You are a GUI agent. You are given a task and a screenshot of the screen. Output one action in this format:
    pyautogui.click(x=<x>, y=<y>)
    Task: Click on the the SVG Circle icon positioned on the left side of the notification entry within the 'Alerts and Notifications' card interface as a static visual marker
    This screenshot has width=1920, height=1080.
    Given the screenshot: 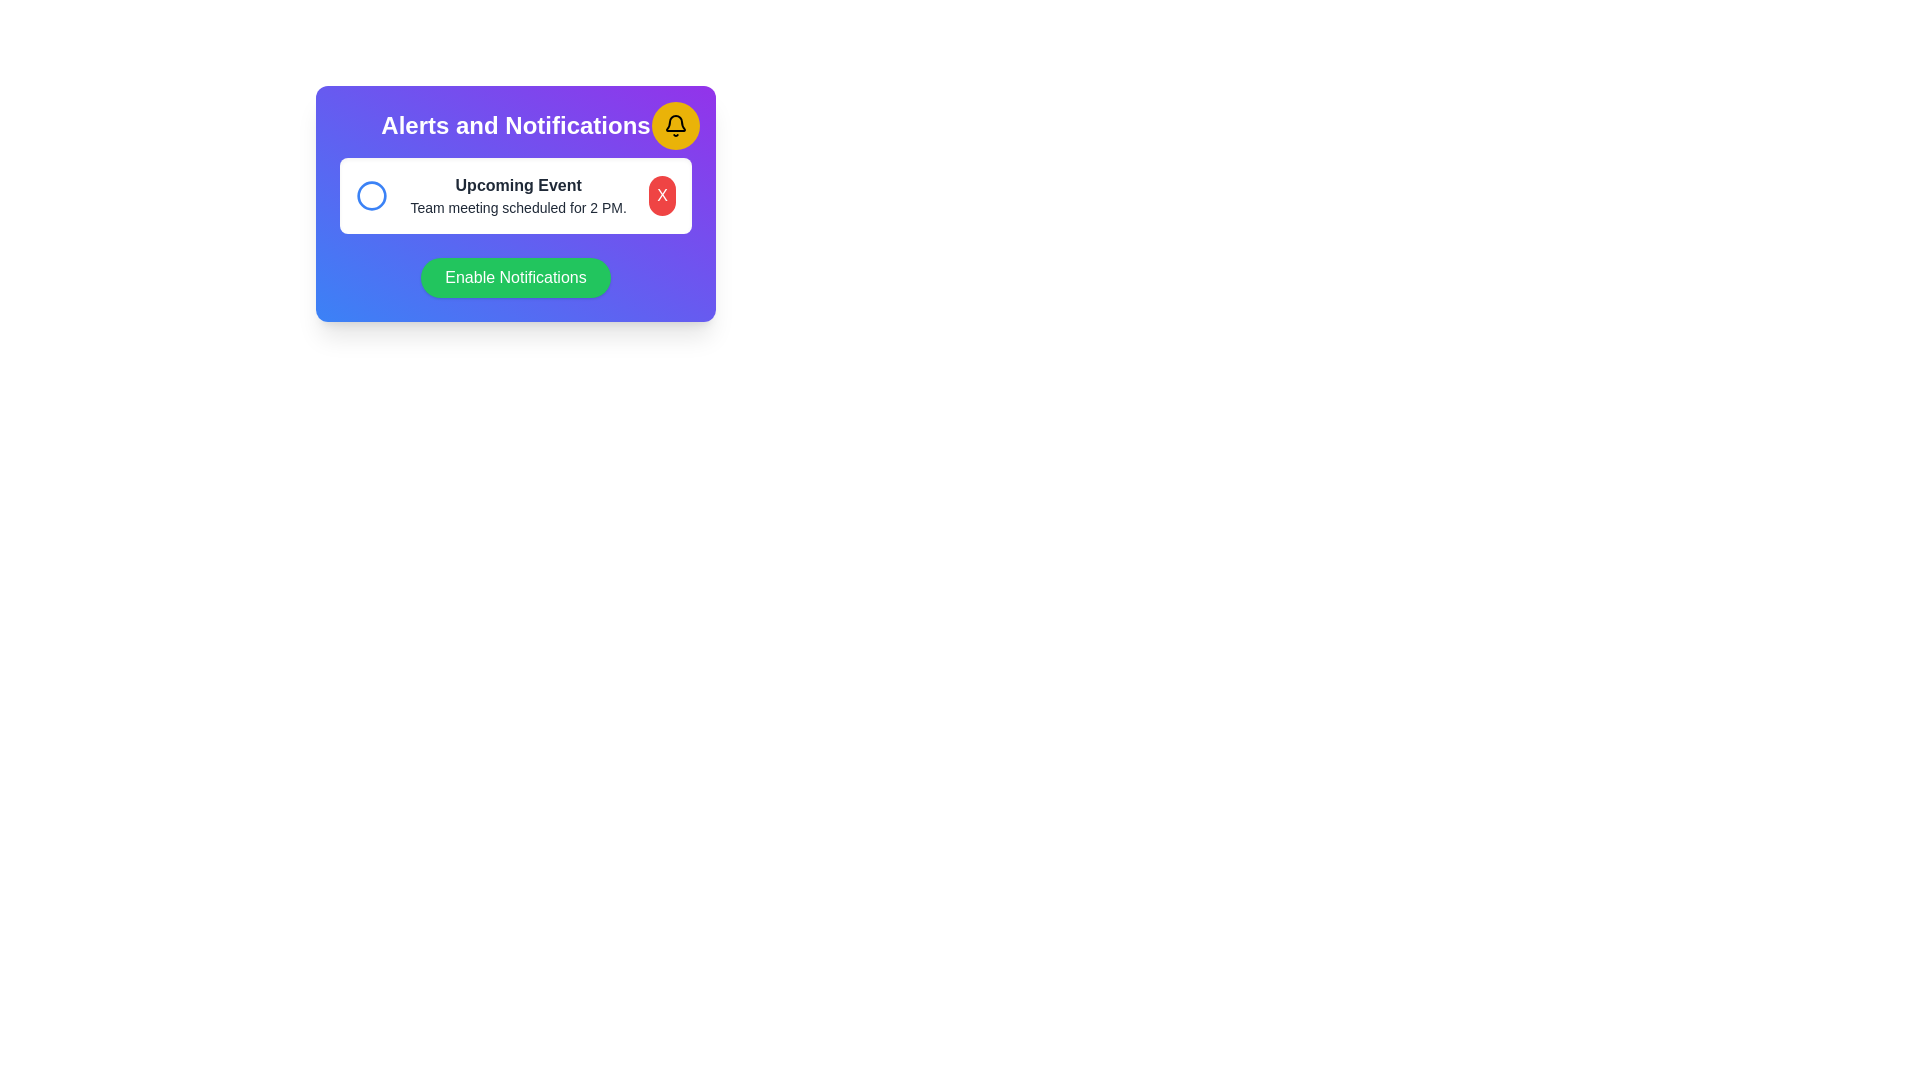 What is the action you would take?
    pyautogui.click(x=372, y=196)
    